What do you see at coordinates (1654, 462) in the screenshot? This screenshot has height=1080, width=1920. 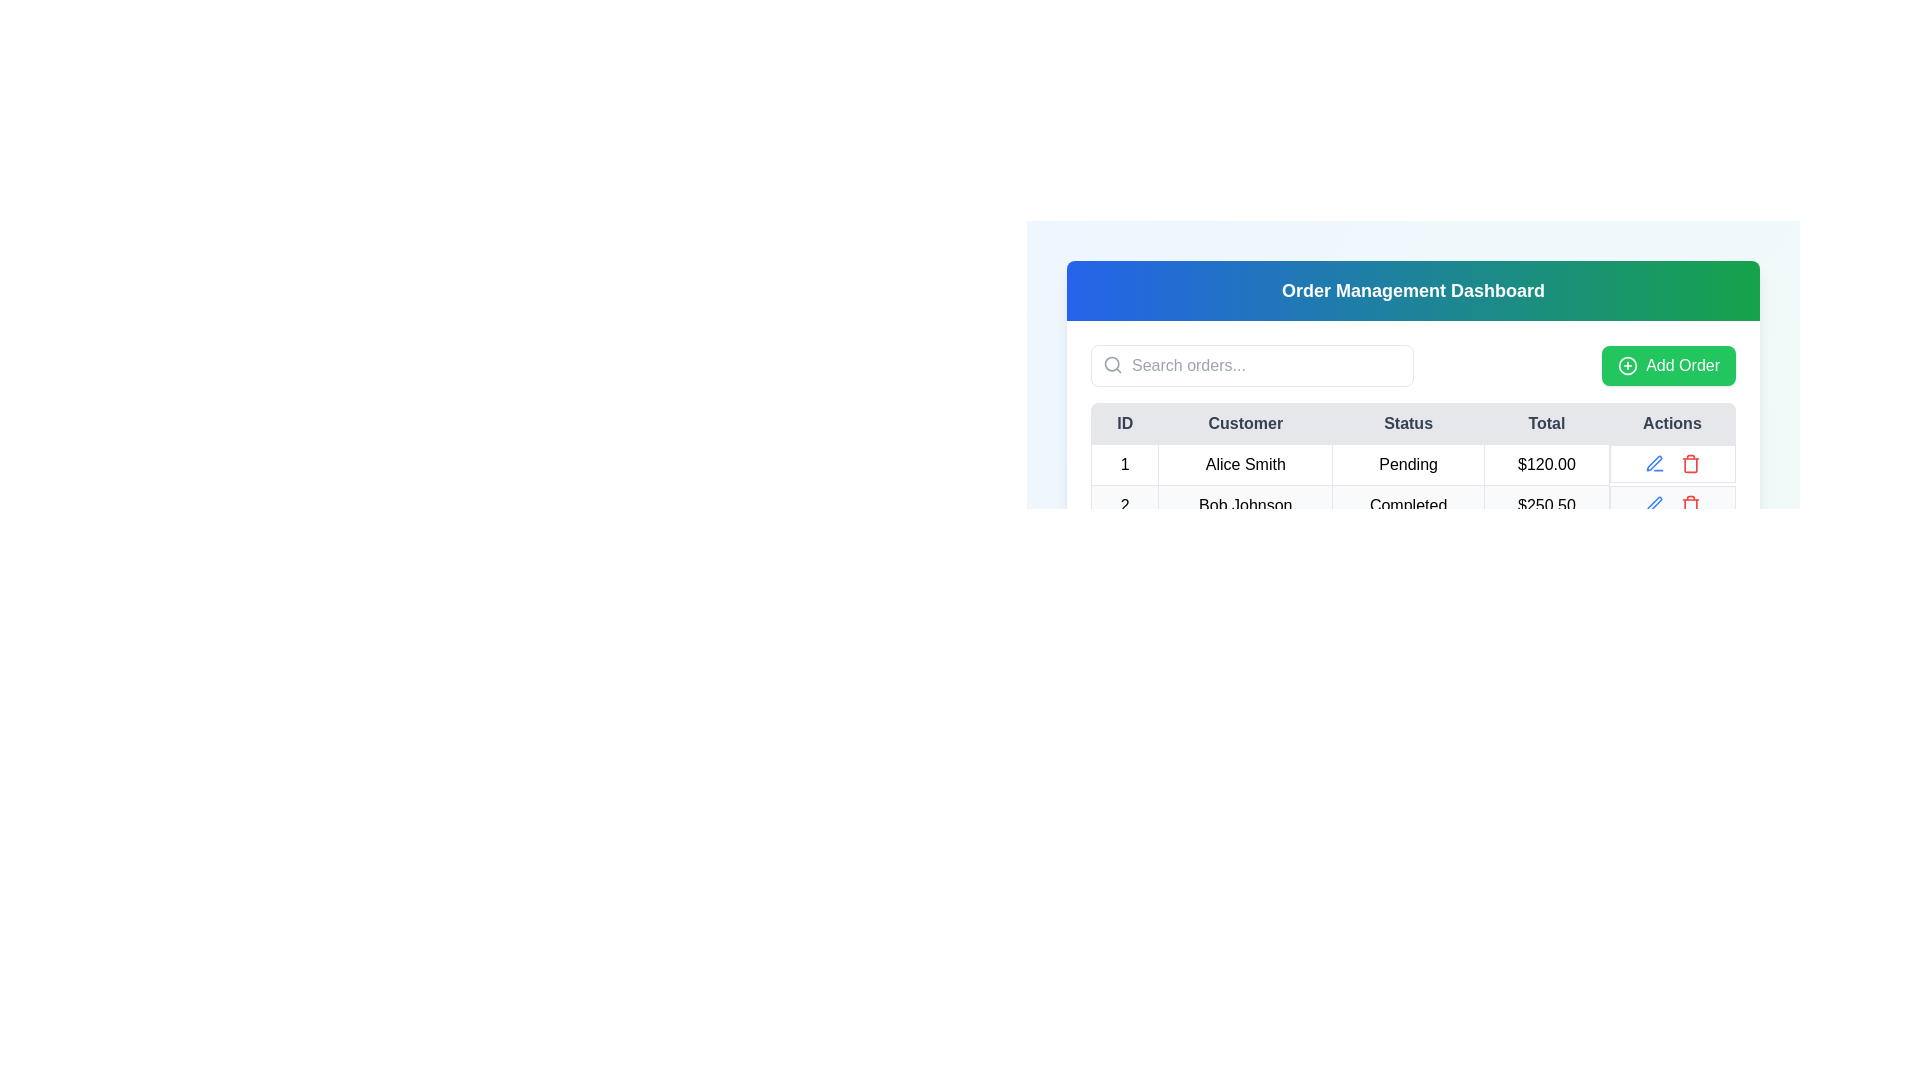 I see `the edit action icon located in the 'Actions' column for the row associated with 'Alice Smith'` at bounding box center [1654, 462].